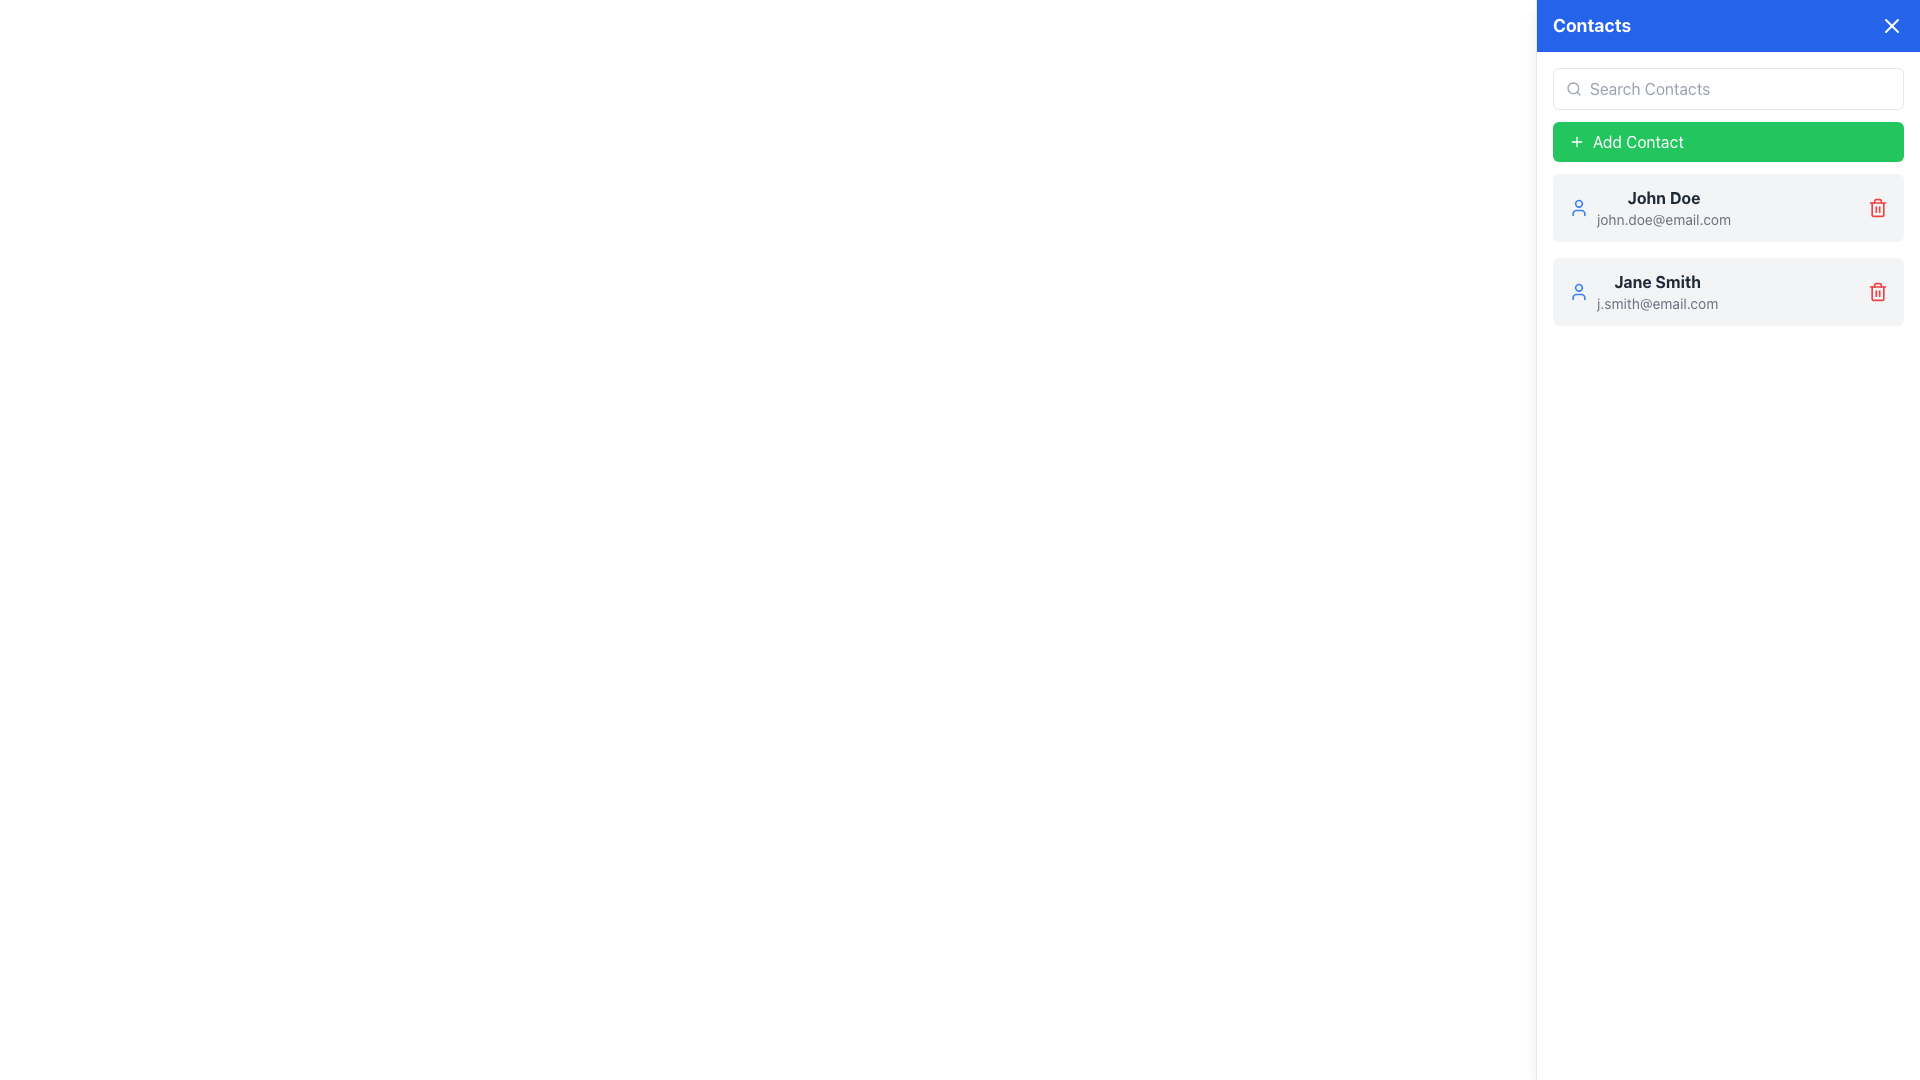 Image resolution: width=1920 pixels, height=1080 pixels. I want to click on the text display showing the email address 'john.doe@email.com', which is located below 'John Doe' in the contact entry block, so click(1664, 219).